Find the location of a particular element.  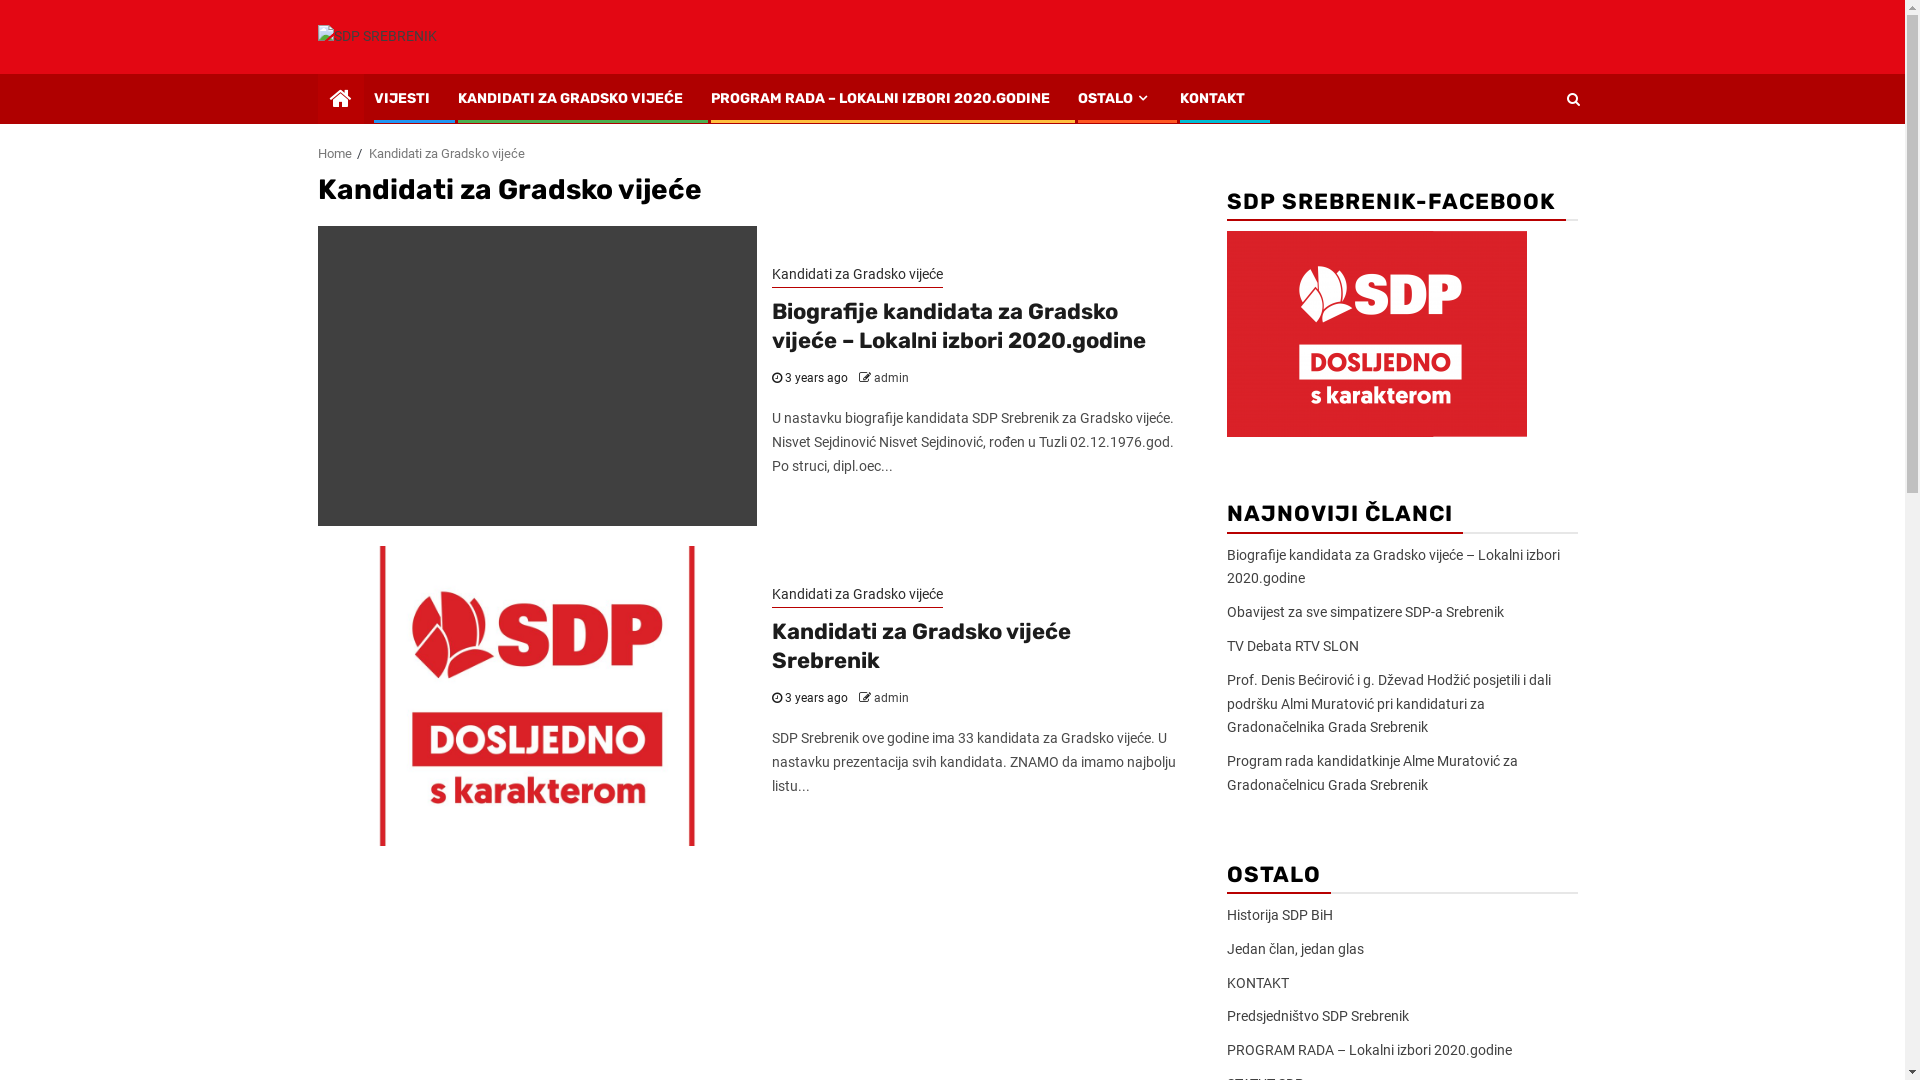

'admin' is located at coordinates (873, 697).